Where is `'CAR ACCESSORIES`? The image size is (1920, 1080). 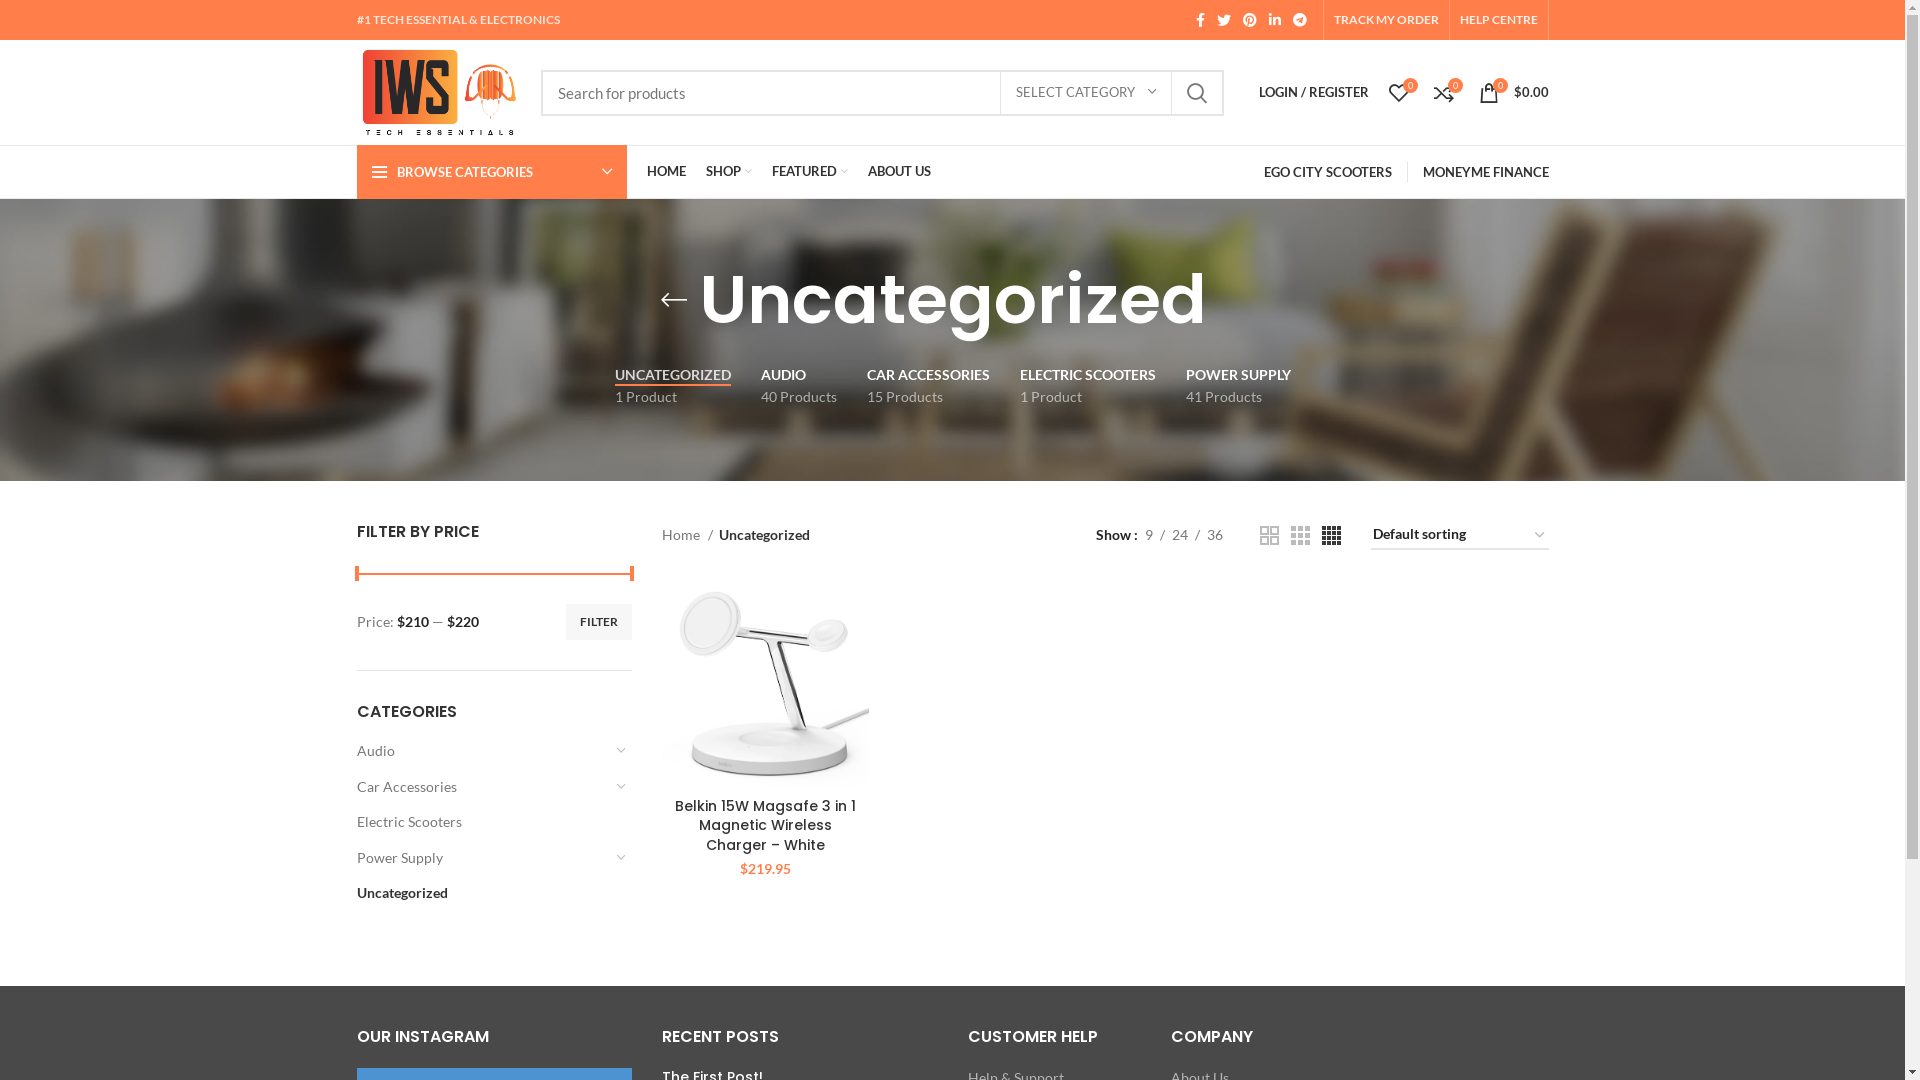
'CAR ACCESSORIES is located at coordinates (927, 386).